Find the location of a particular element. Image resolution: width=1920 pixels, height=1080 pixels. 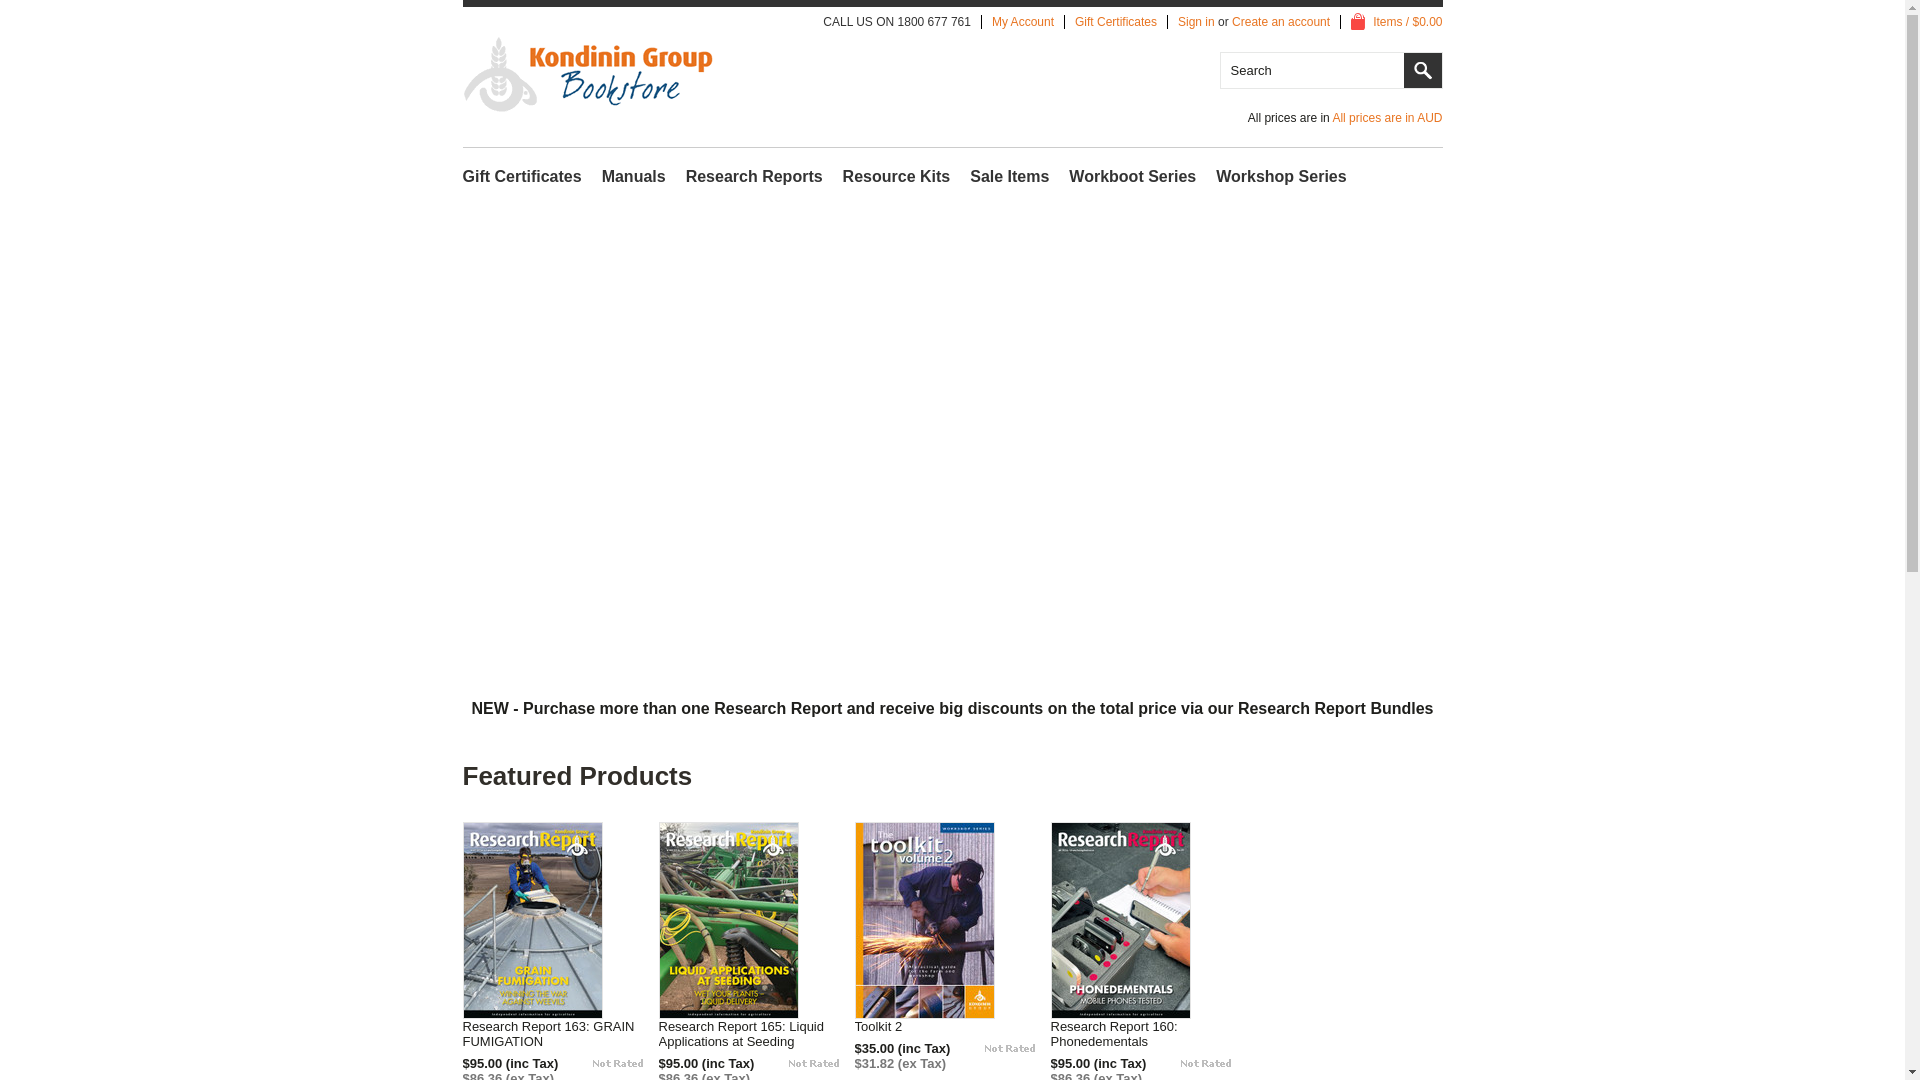

'Toolkit 2' is located at coordinates (882, 1026).